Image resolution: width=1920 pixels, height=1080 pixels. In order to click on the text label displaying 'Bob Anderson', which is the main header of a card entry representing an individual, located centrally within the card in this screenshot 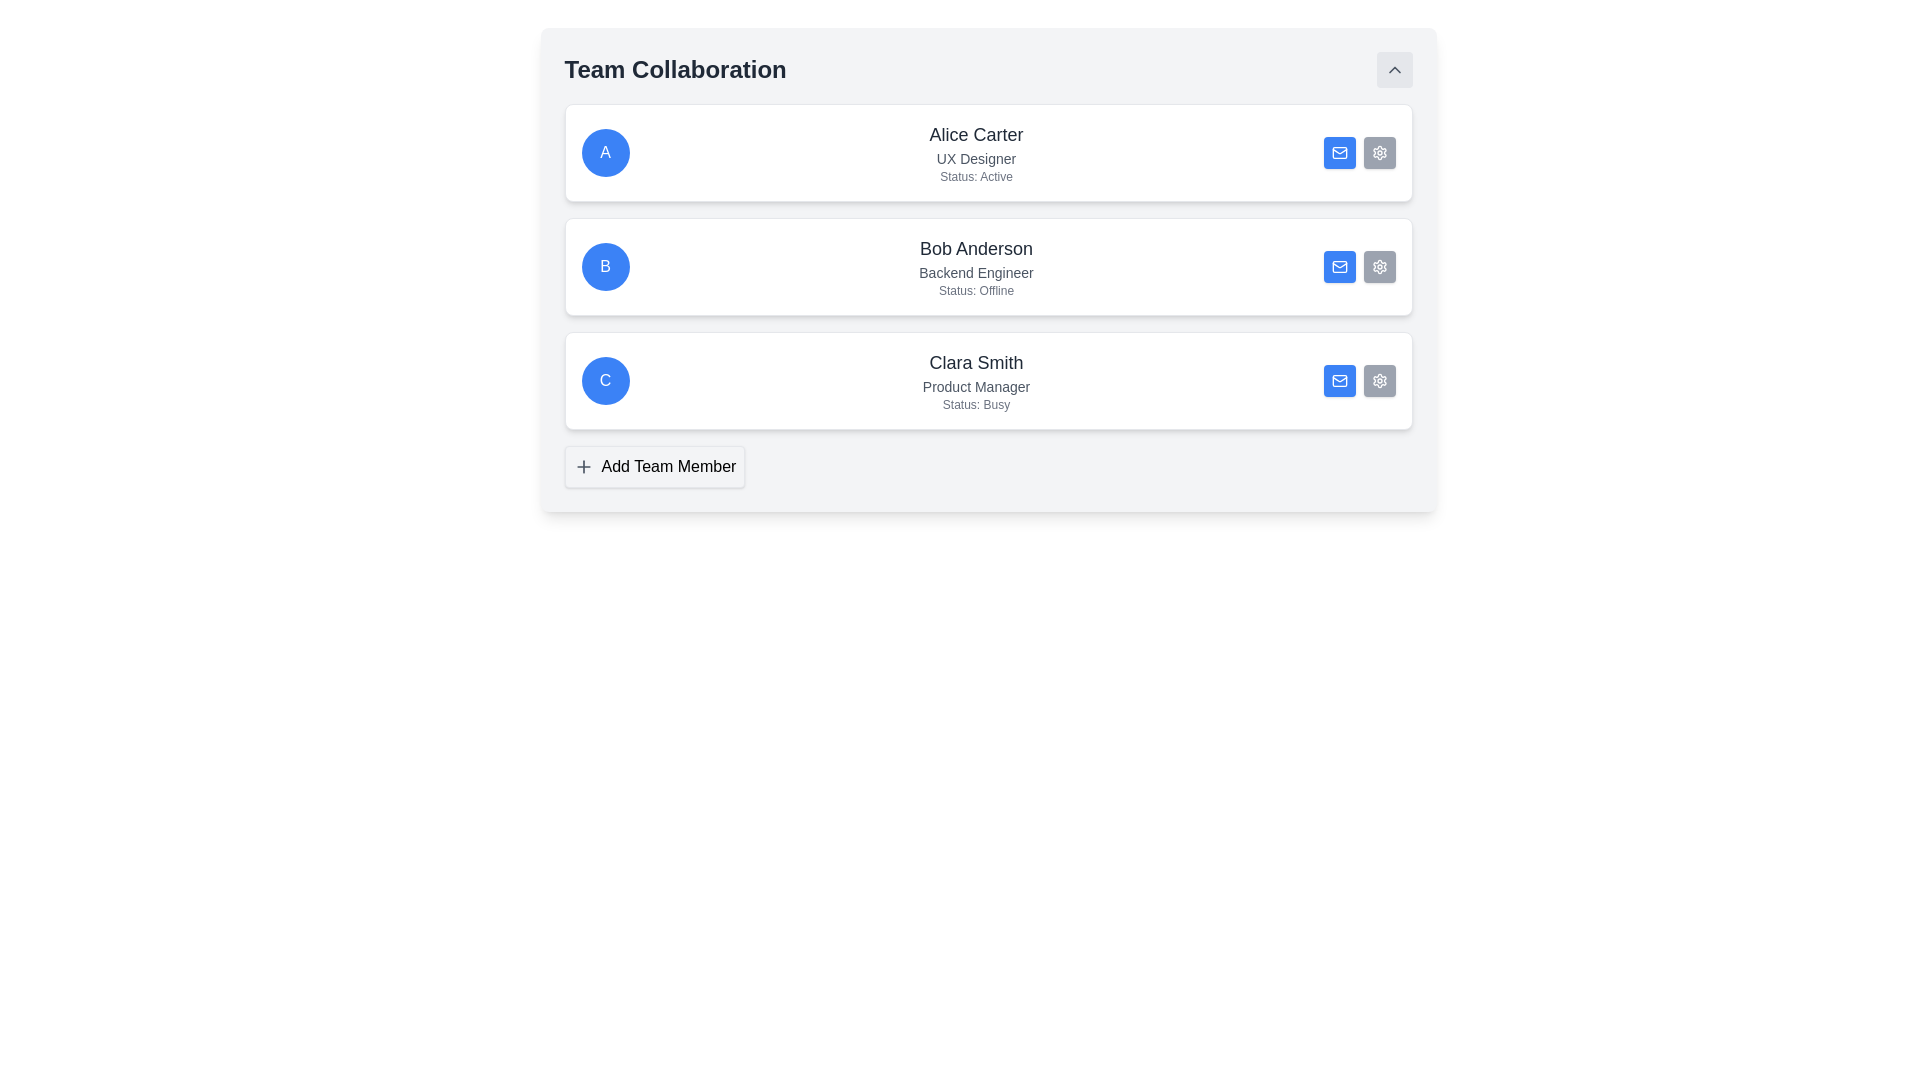, I will do `click(976, 248)`.